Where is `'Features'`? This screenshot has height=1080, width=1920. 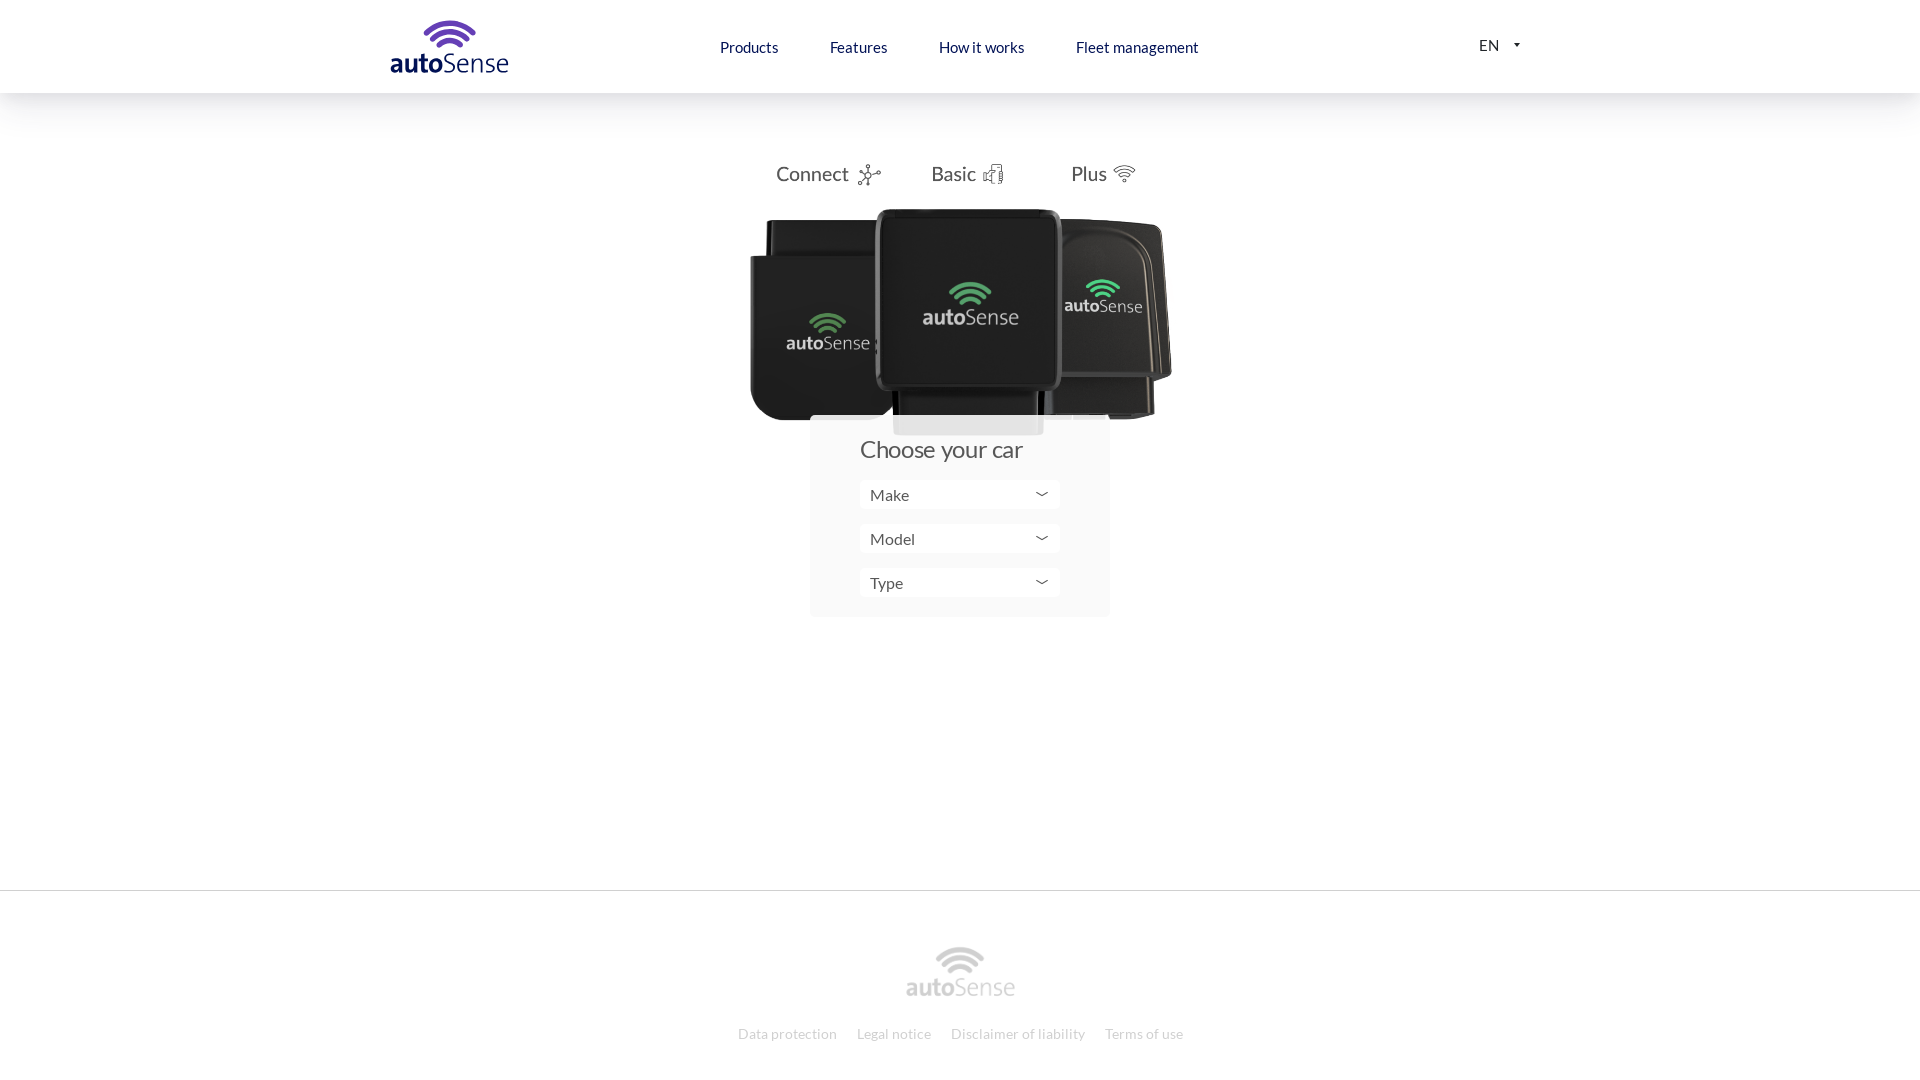
'Features' is located at coordinates (830, 46).